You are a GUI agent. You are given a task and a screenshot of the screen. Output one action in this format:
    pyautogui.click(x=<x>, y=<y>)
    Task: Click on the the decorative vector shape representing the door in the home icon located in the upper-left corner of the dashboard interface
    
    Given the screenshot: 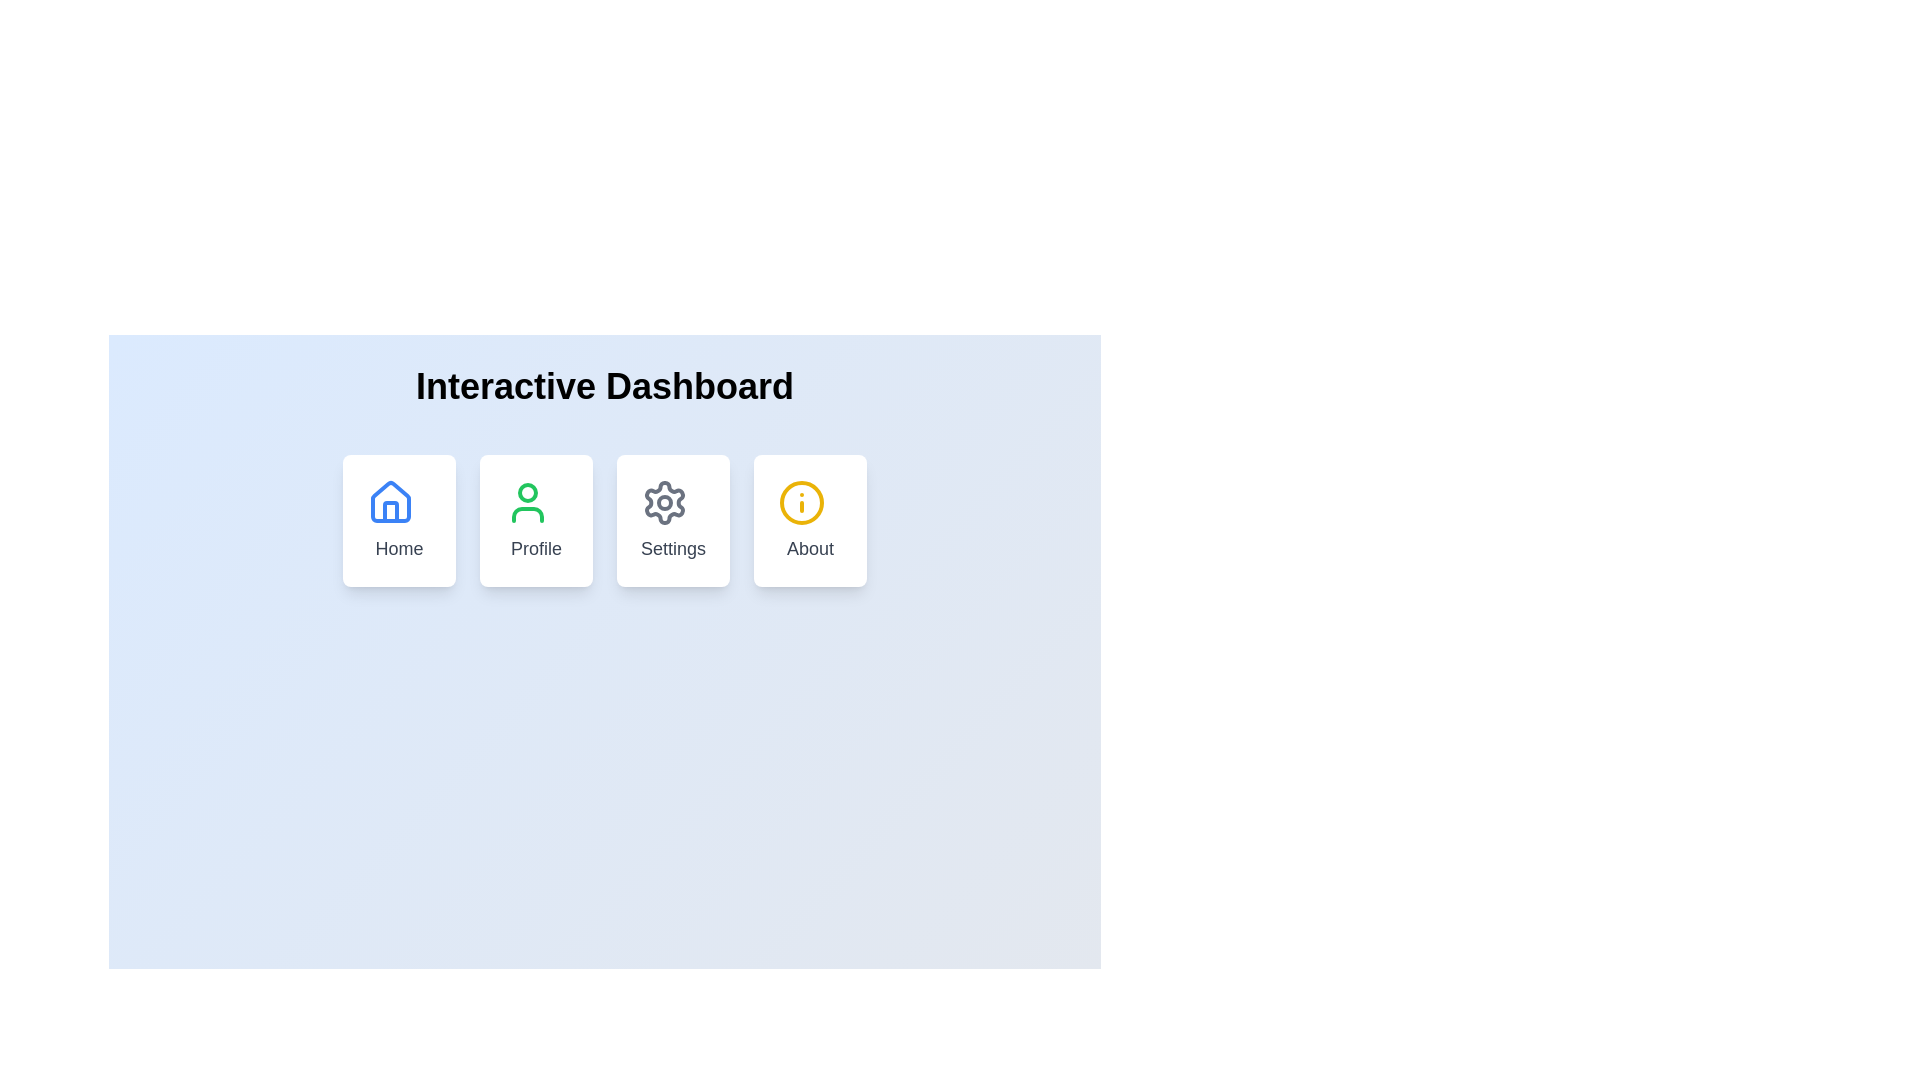 What is the action you would take?
    pyautogui.click(x=390, y=511)
    